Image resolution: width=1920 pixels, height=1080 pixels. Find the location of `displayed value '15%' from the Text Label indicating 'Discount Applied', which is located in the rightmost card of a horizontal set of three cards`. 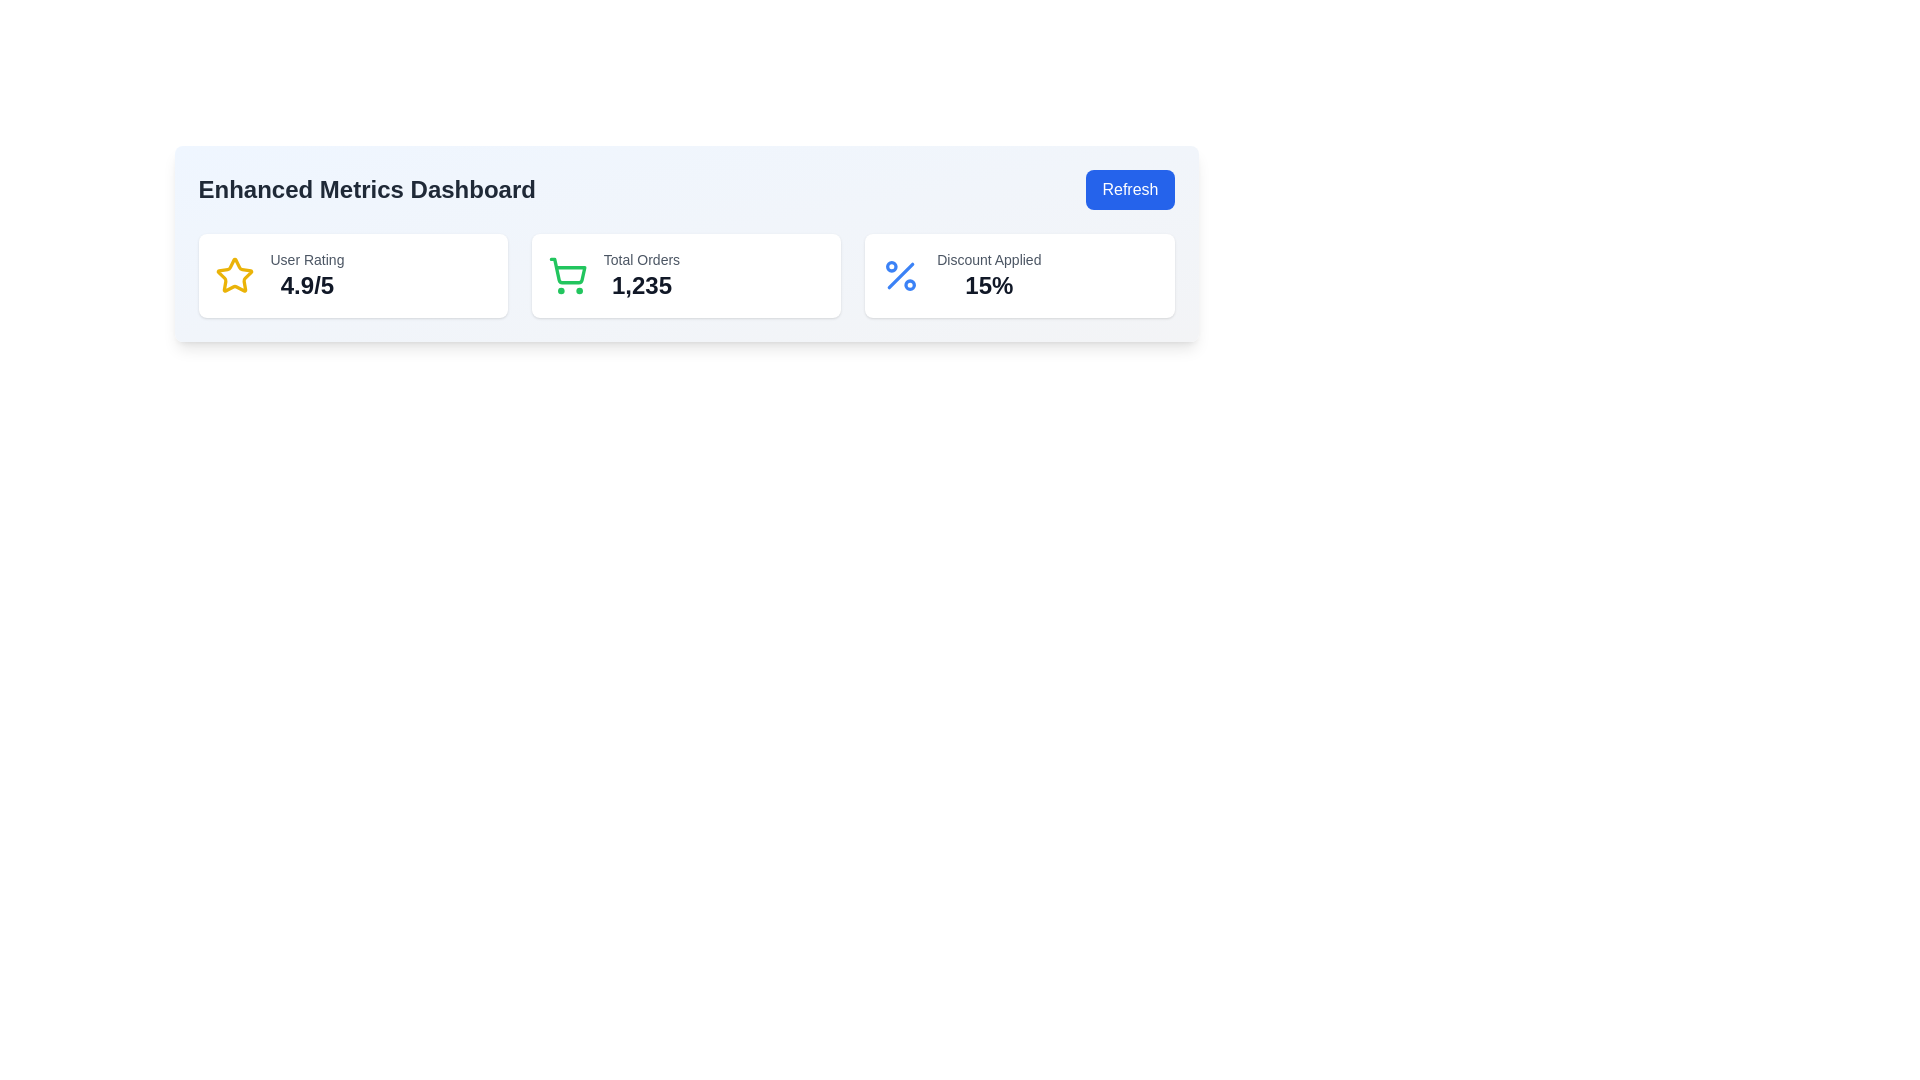

displayed value '15%' from the Text Label indicating 'Discount Applied', which is located in the rightmost card of a horizontal set of three cards is located at coordinates (989, 276).